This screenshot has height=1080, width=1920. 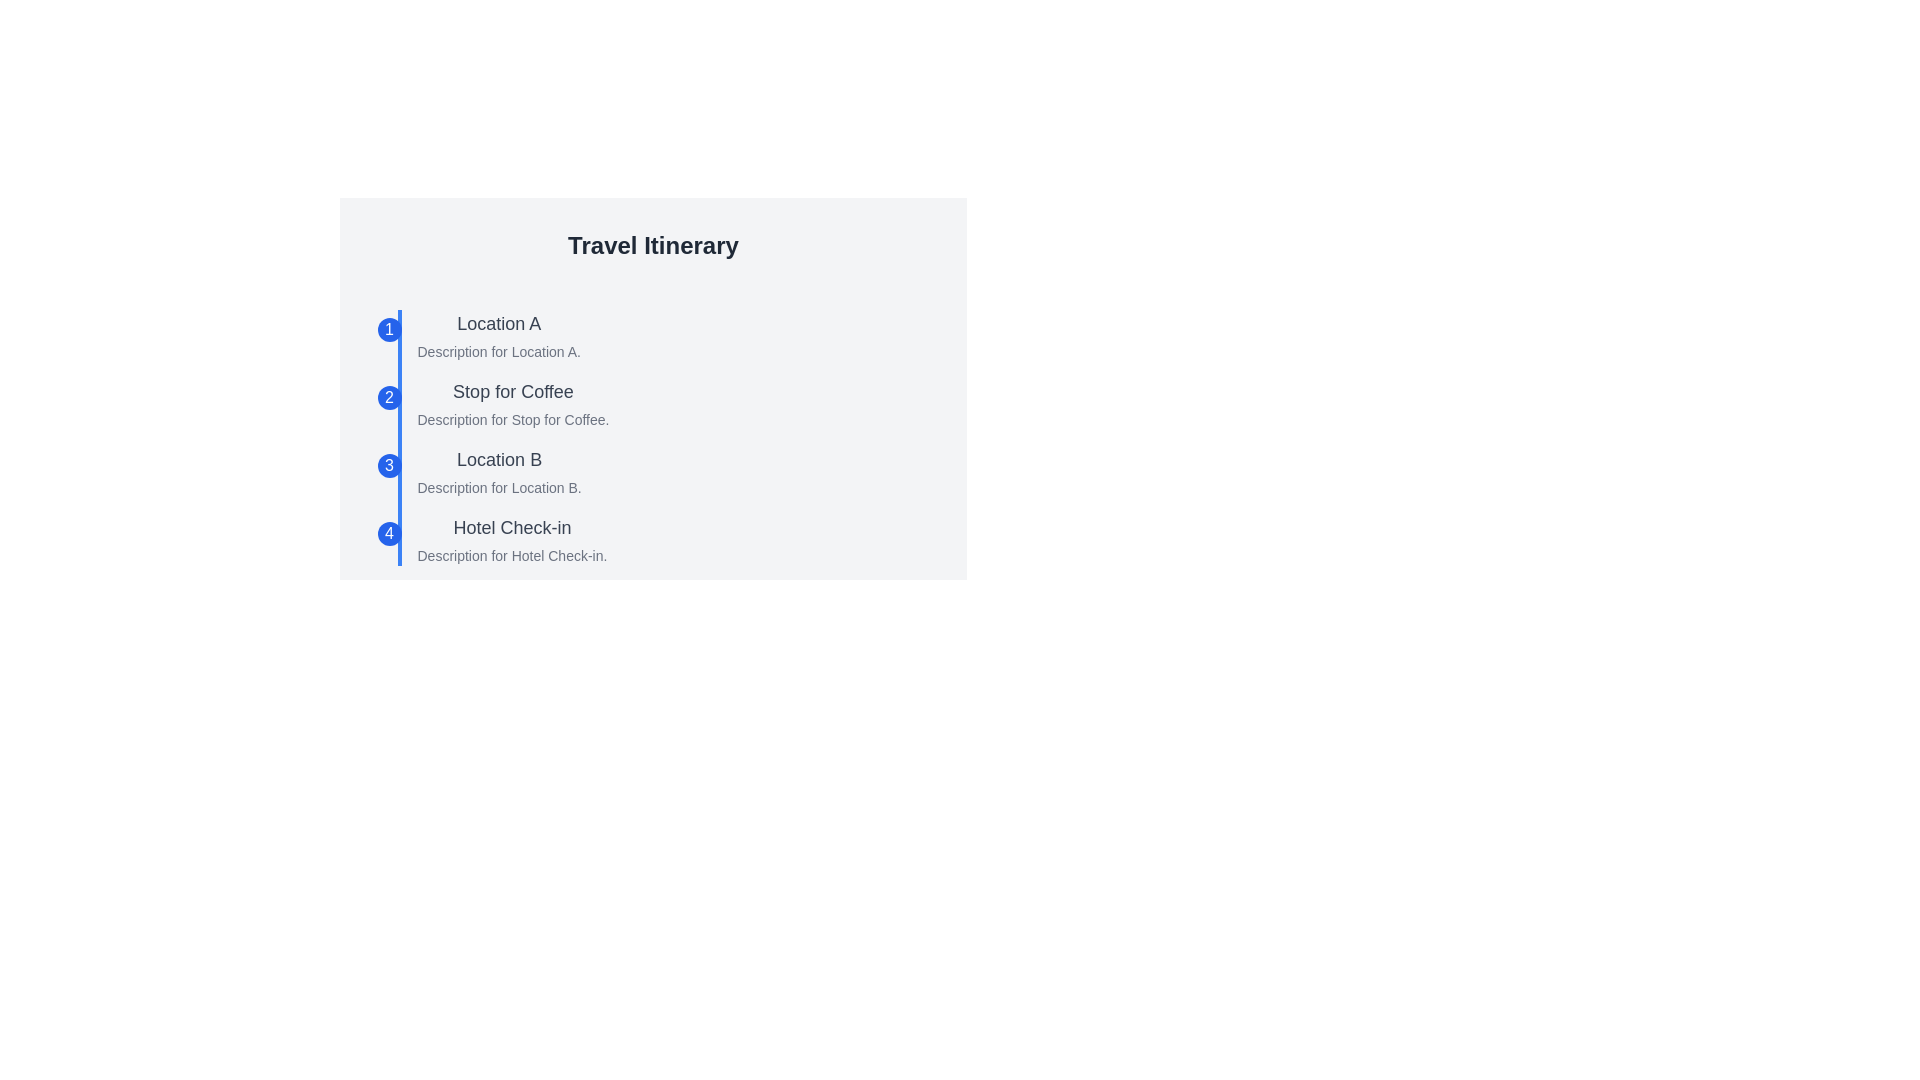 I want to click on the List Item that represents 'Hotel Check-in' with a blue circular badge showing the number '4', located as the fourth item in the itinerary list, so click(x=655, y=540).